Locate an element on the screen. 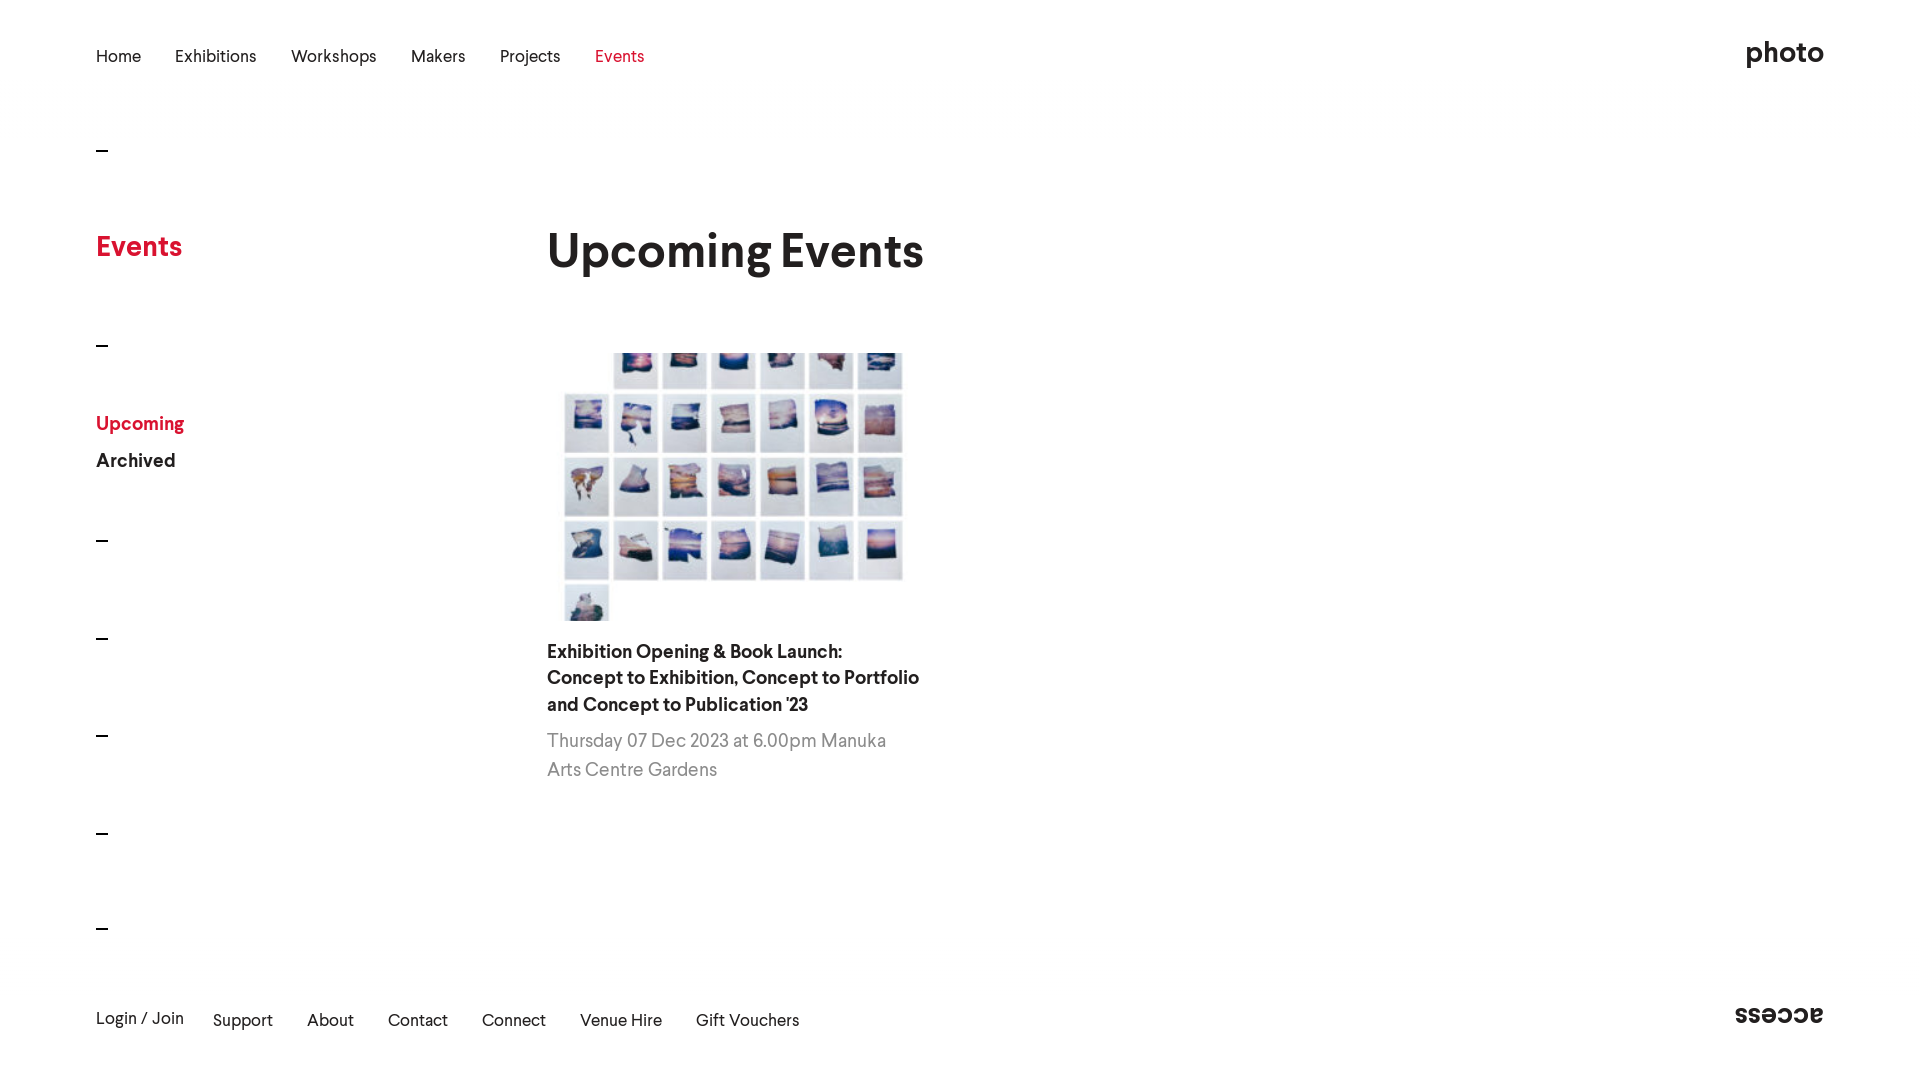  'Makers' is located at coordinates (437, 56).